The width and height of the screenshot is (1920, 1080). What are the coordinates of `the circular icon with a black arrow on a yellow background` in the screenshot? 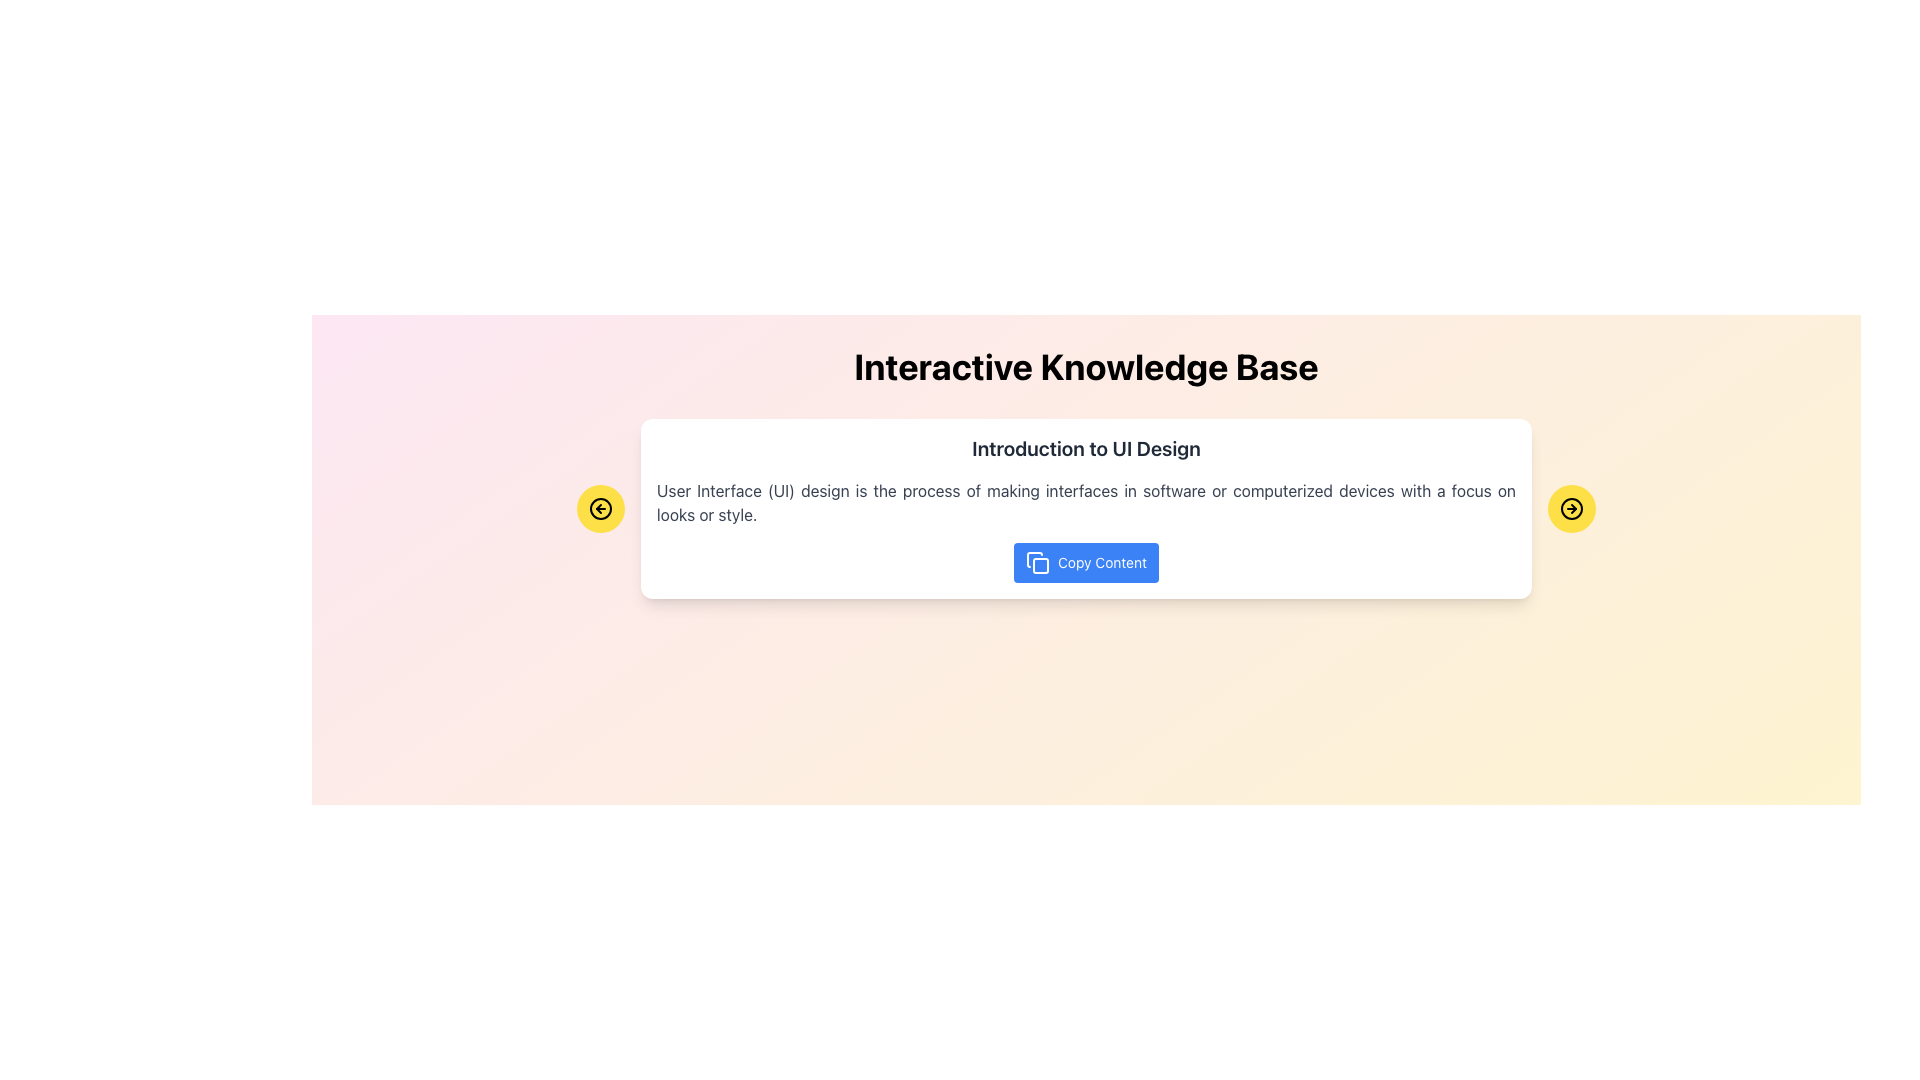 It's located at (1570, 508).